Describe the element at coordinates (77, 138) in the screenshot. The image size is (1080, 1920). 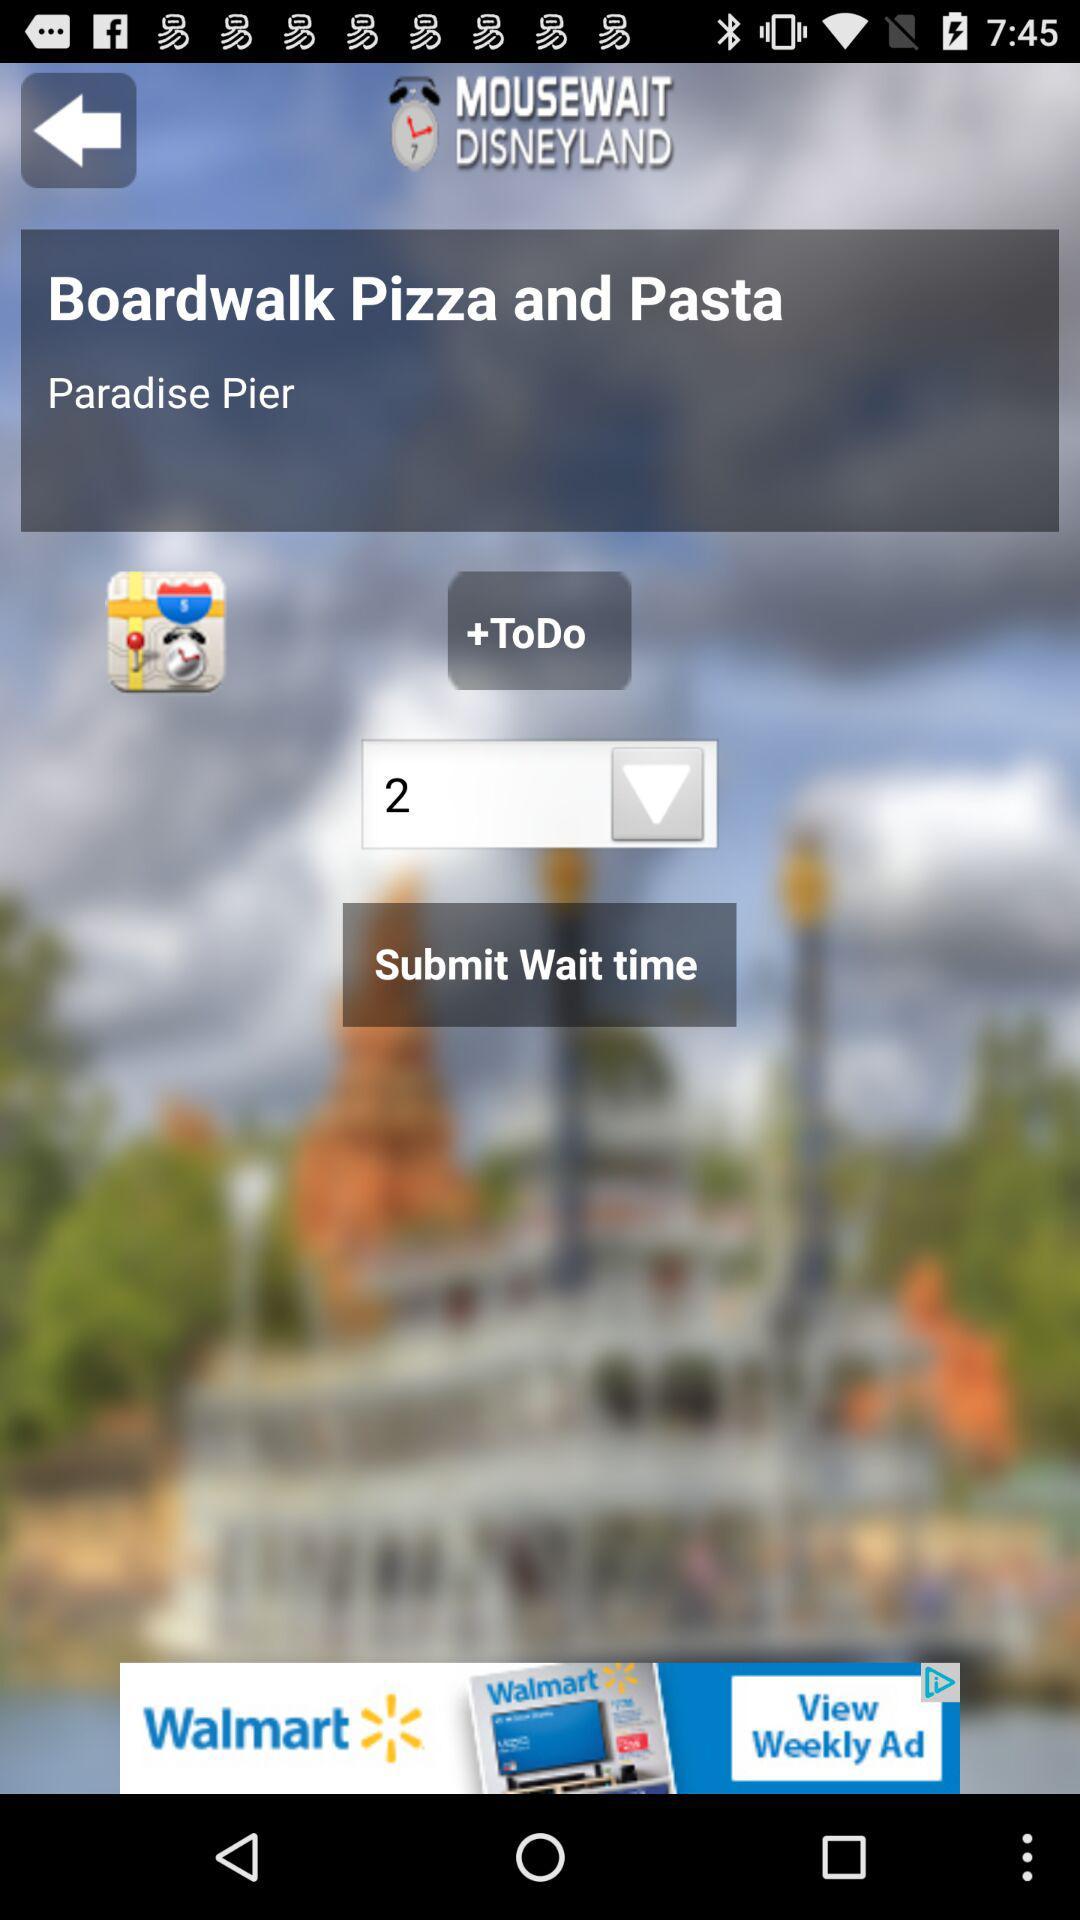
I see `the arrow_backward icon` at that location.